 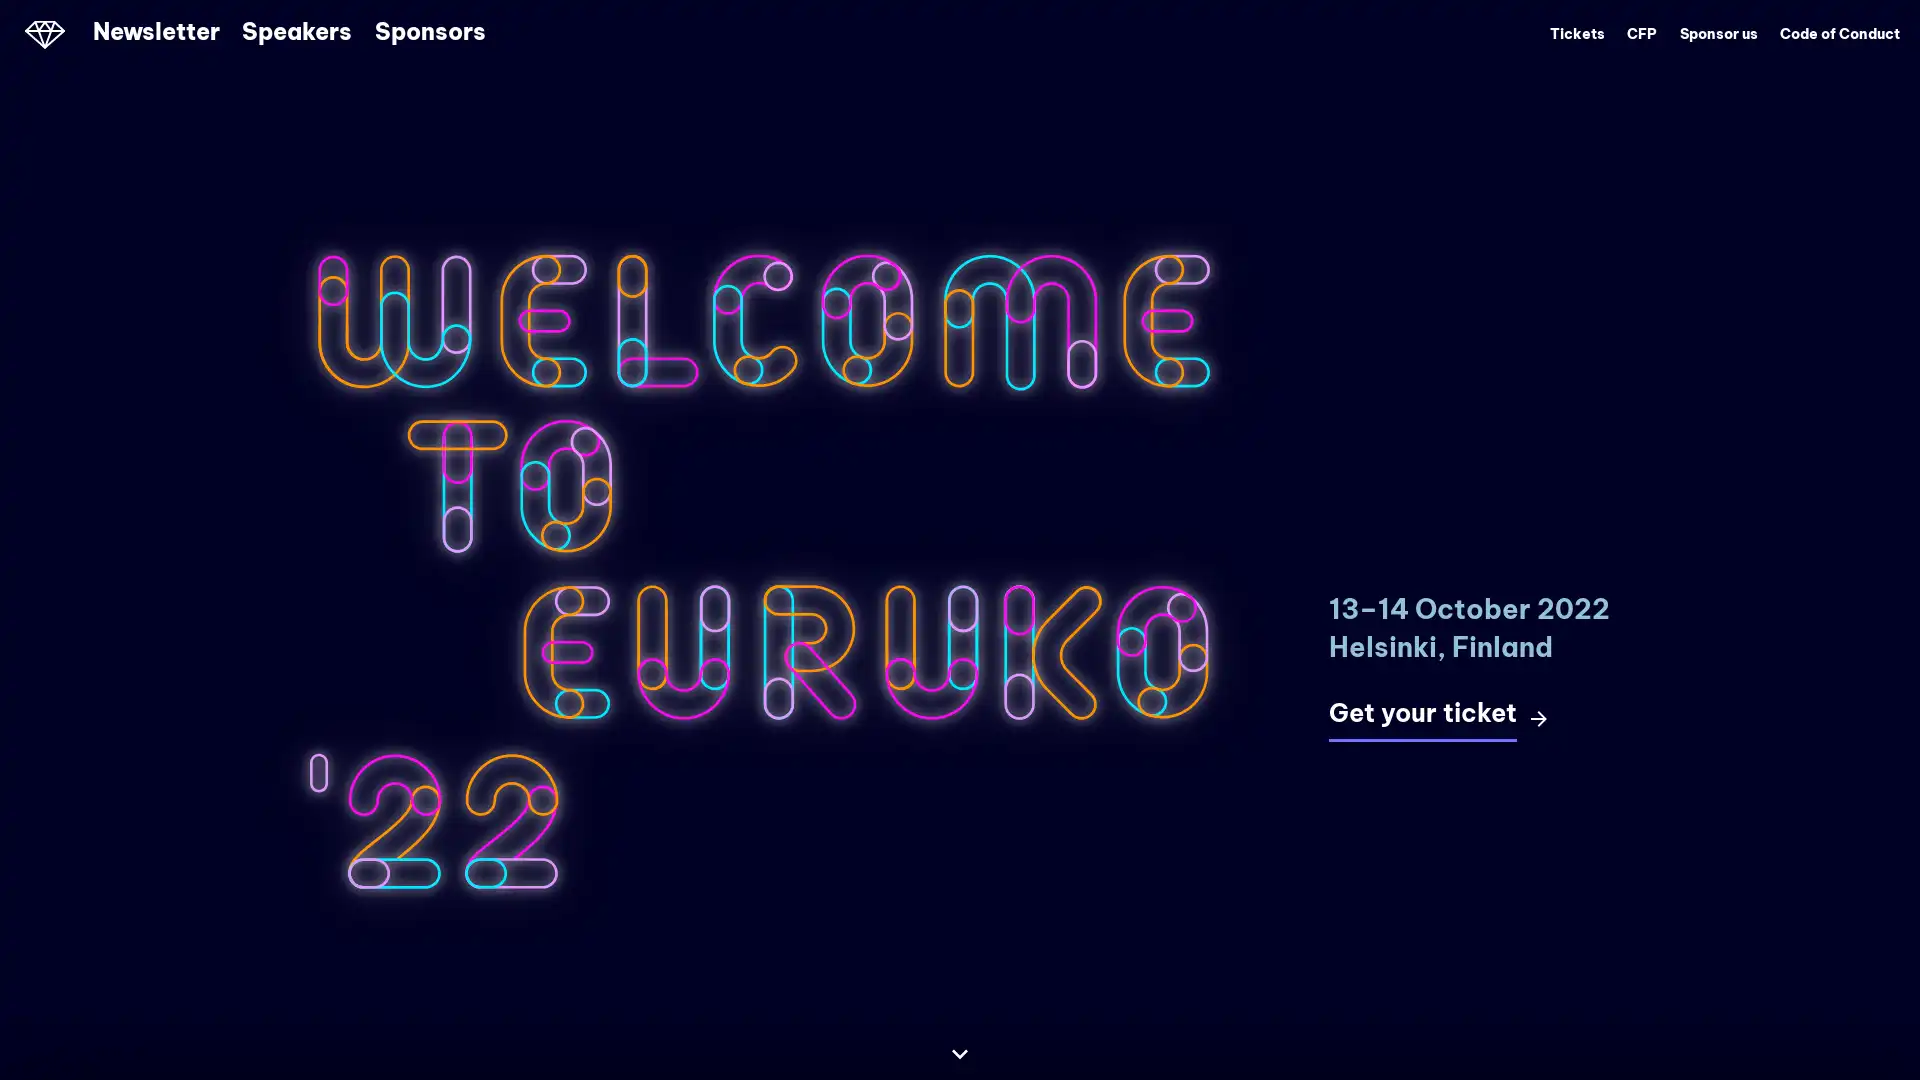 I want to click on Continue, so click(x=960, y=1052).